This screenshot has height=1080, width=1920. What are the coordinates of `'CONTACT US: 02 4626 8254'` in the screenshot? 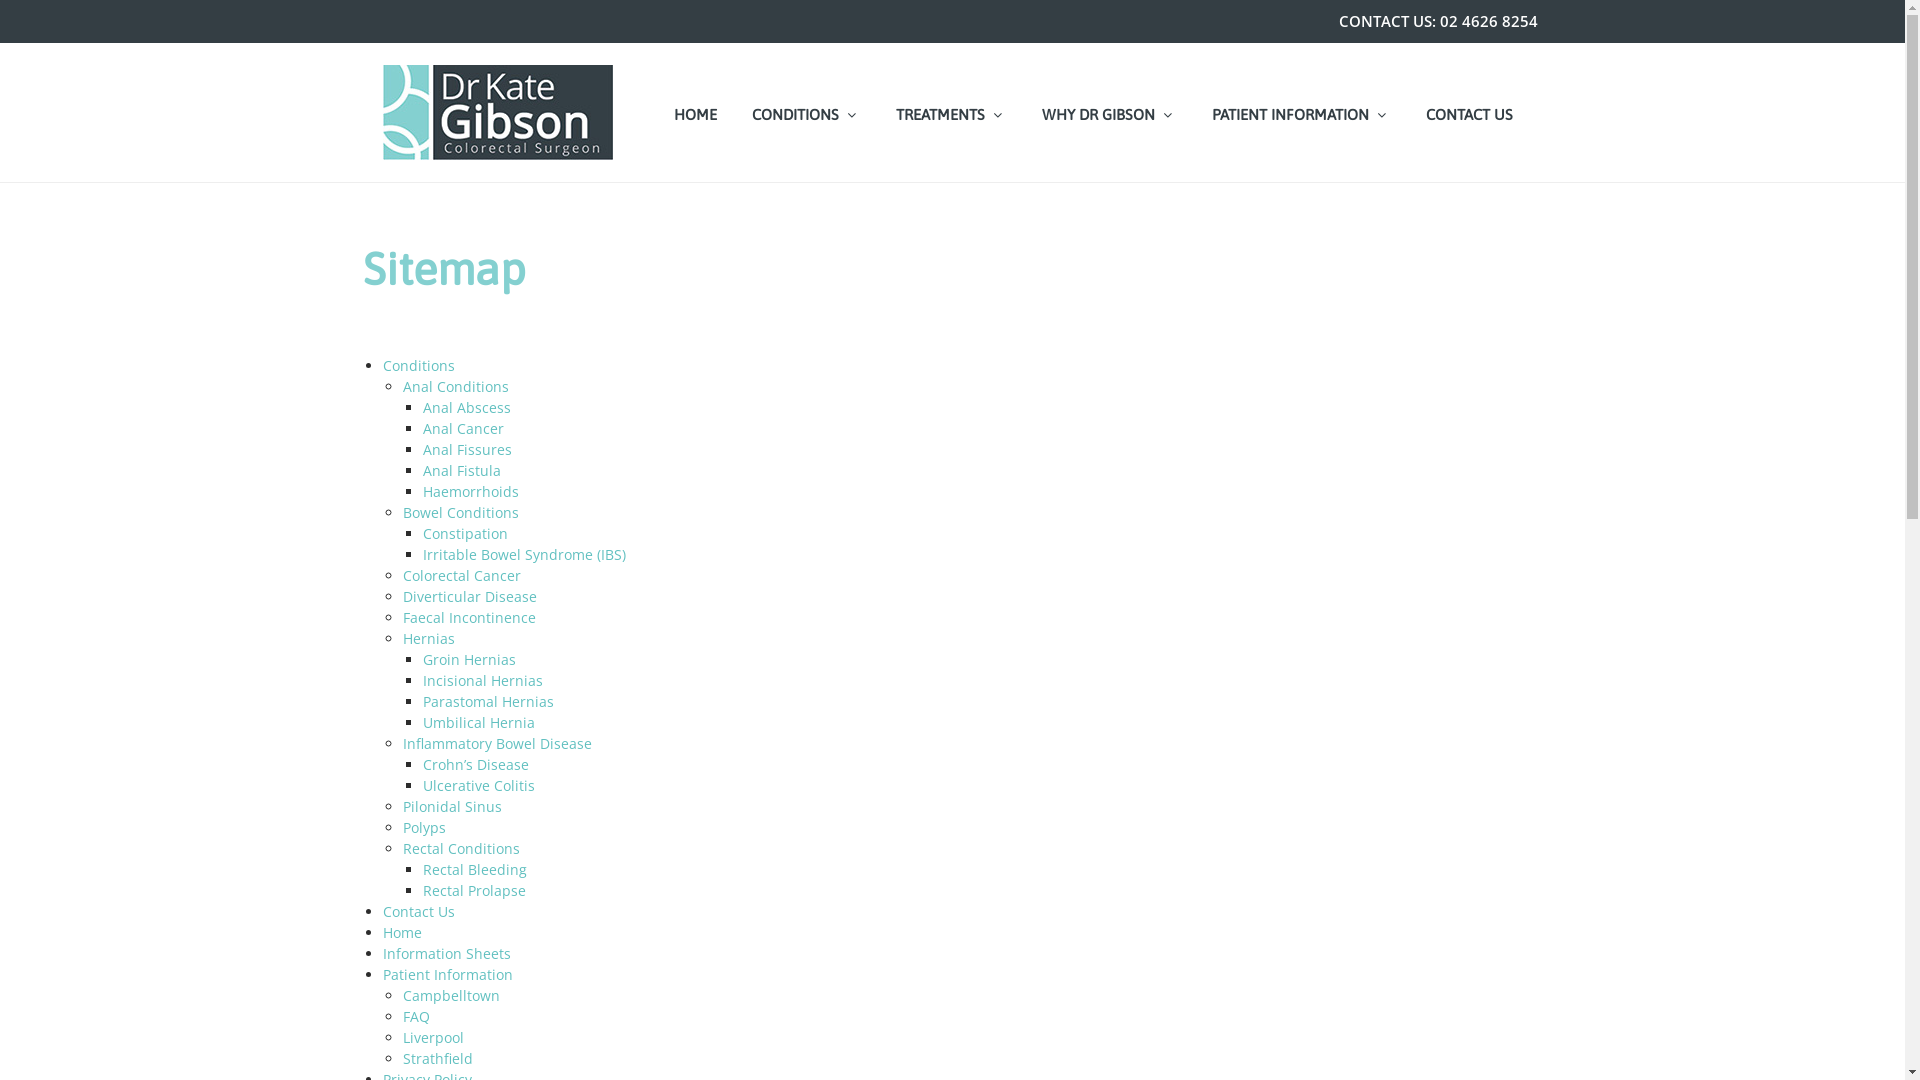 It's located at (1328, 22).